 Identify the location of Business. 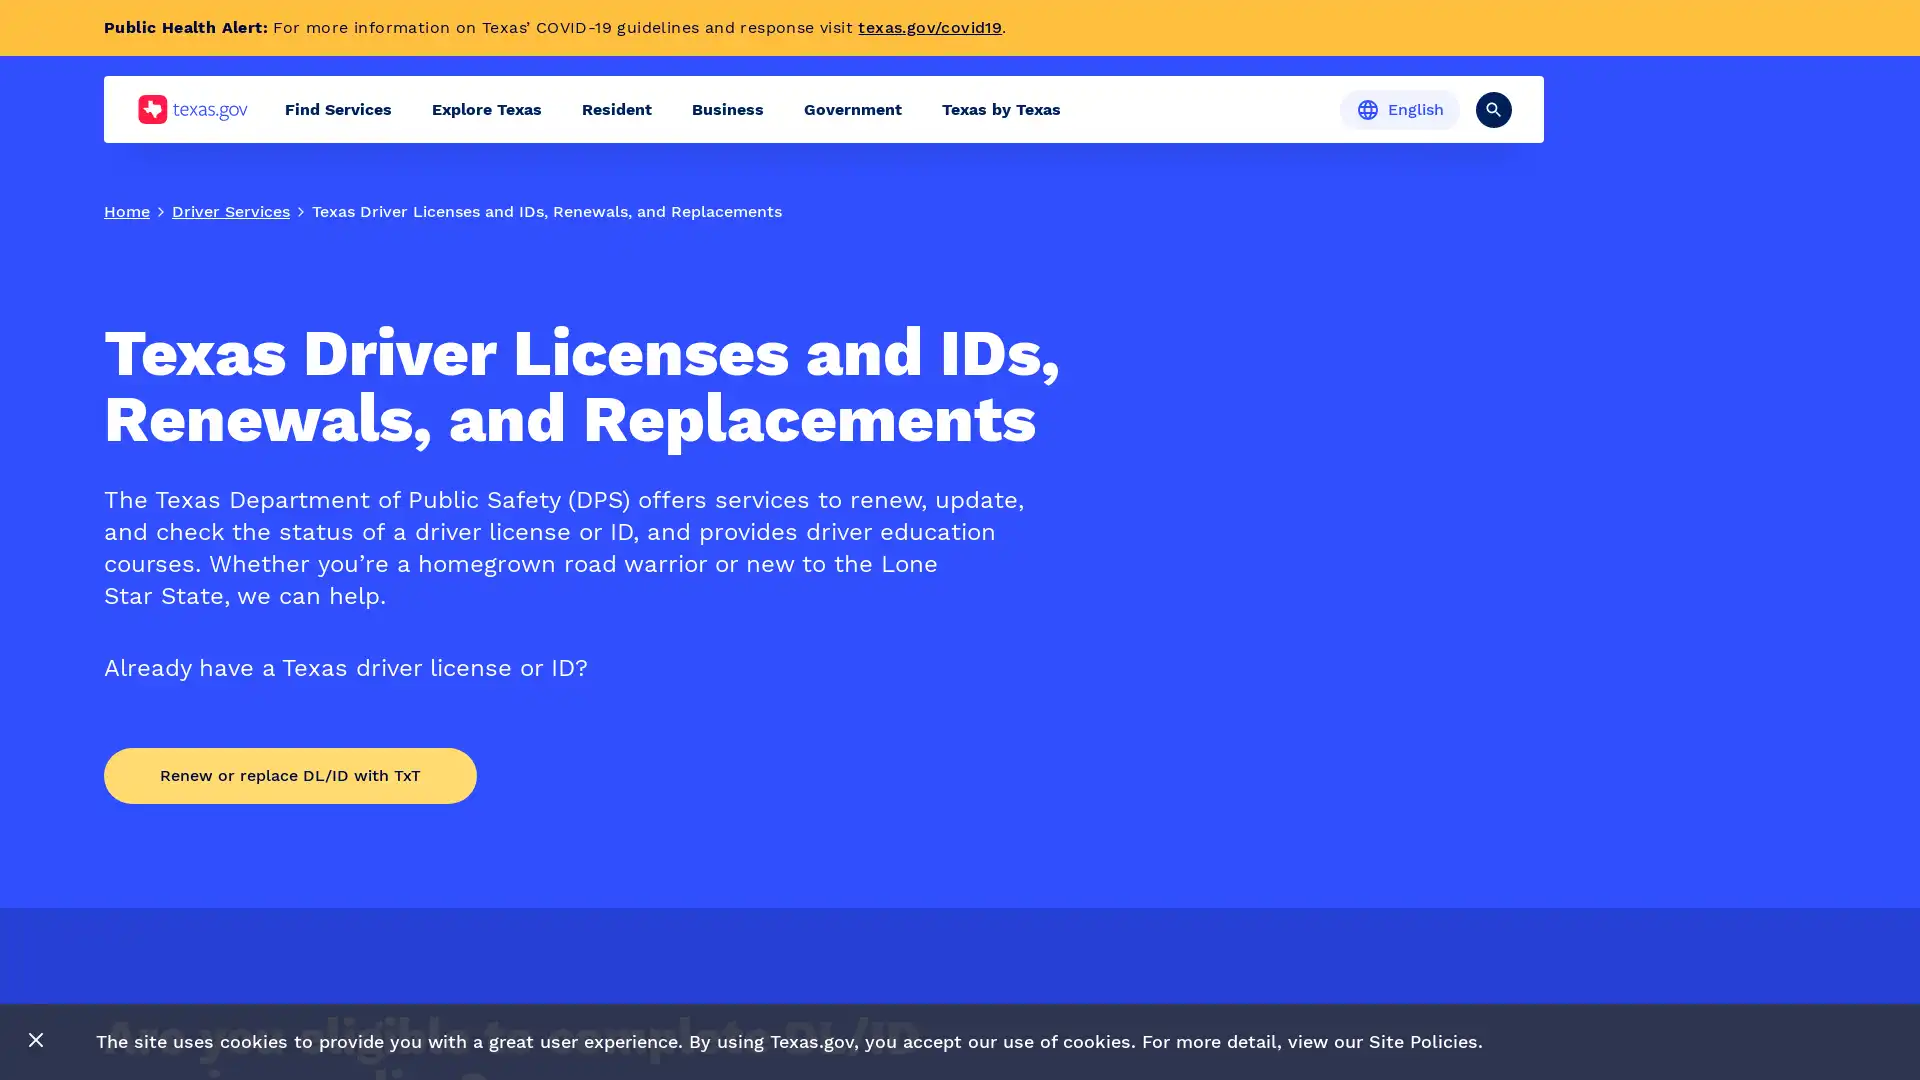
(727, 109).